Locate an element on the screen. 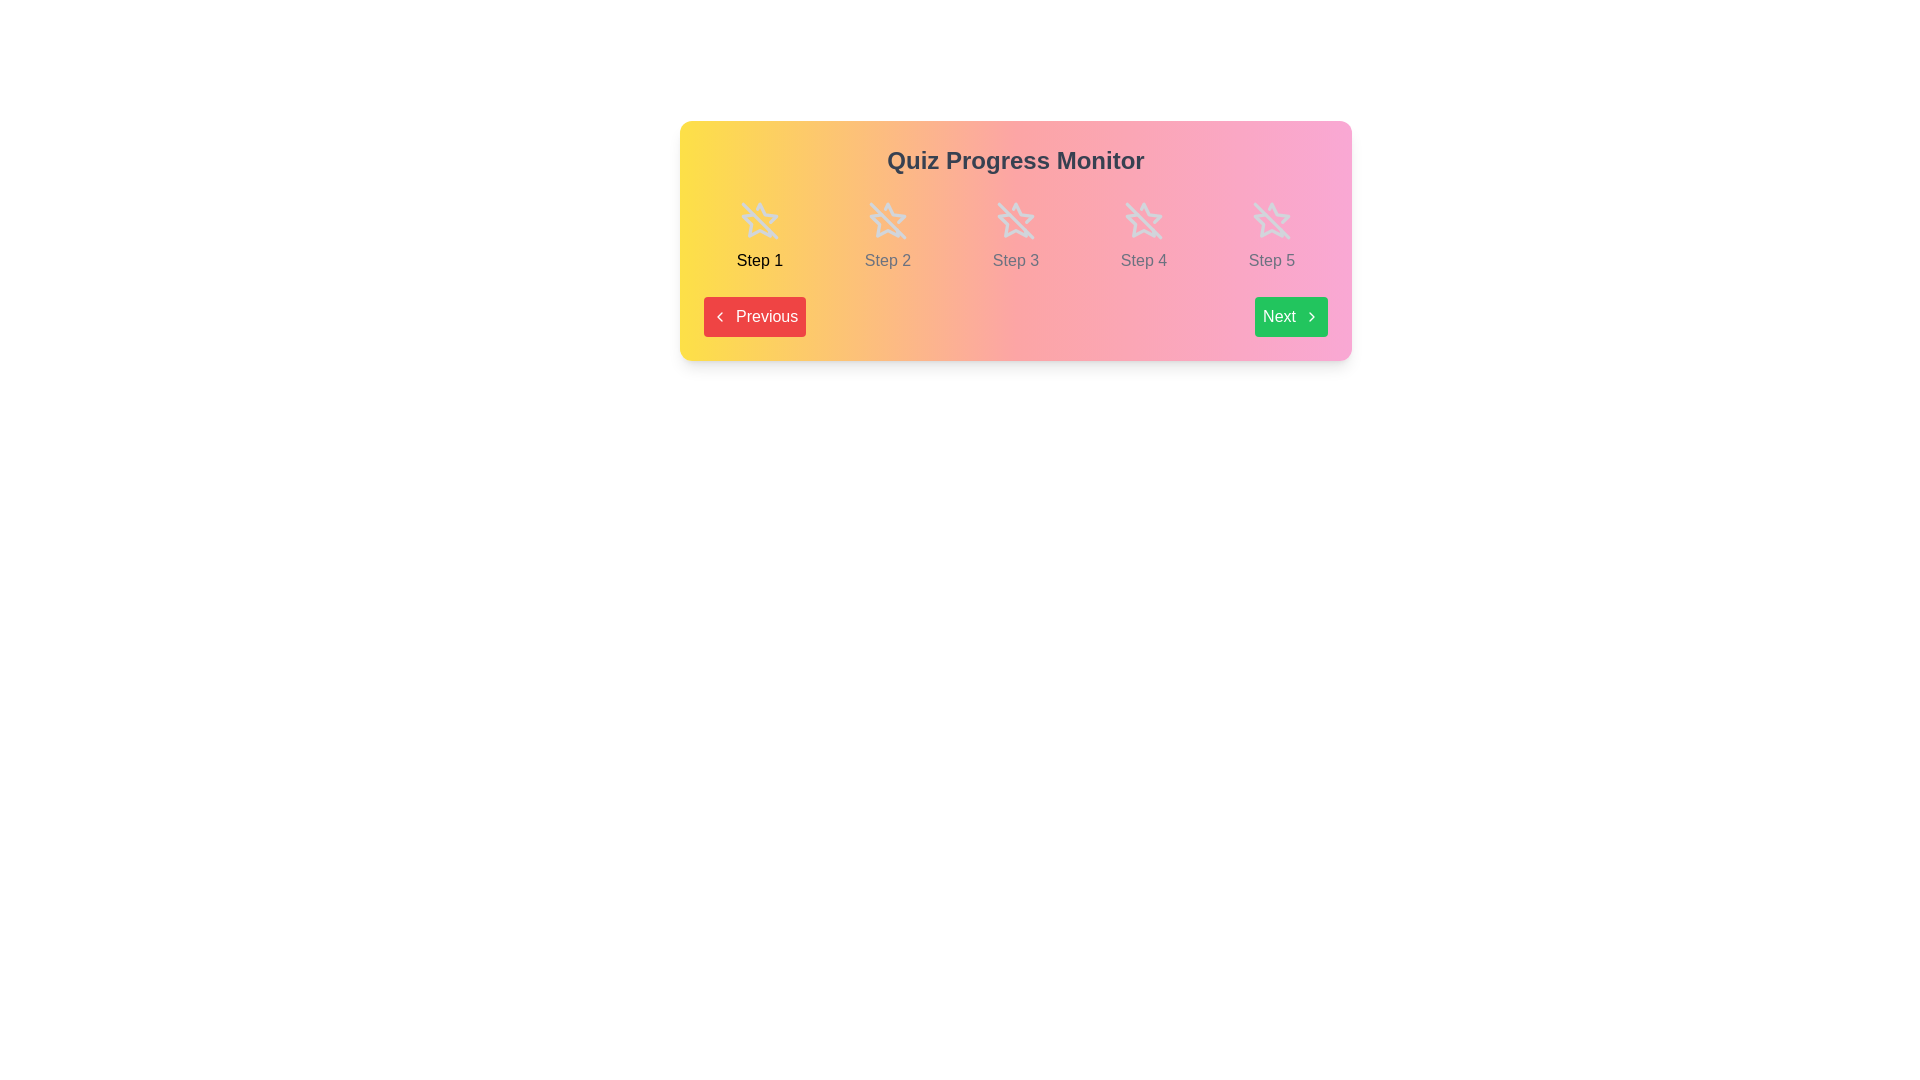 The image size is (1920, 1080). the 'Quiz Progress Monitor' text label, which serves as a section title and is located at the top of the gradient-styled rectangular card containing the progress steps is located at coordinates (1016, 160).